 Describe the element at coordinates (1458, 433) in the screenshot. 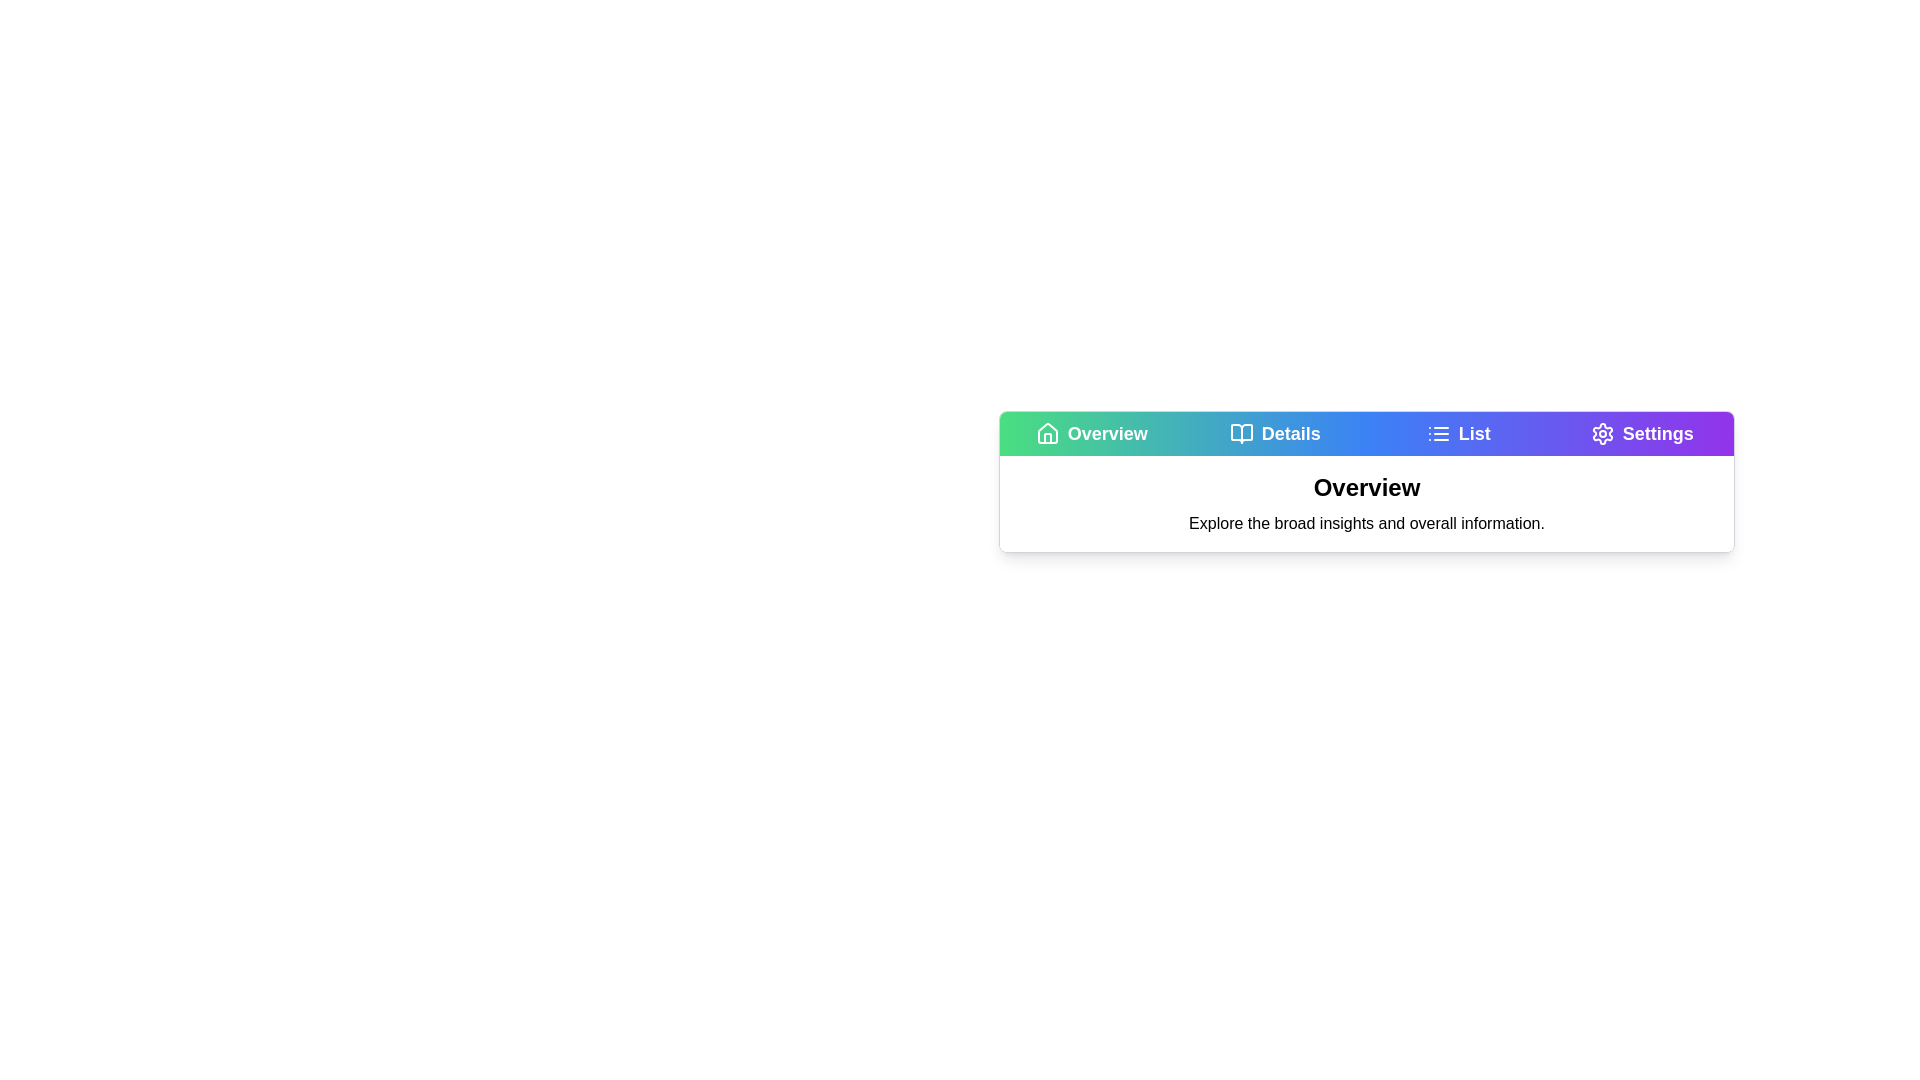

I see `the 'List' button` at that location.